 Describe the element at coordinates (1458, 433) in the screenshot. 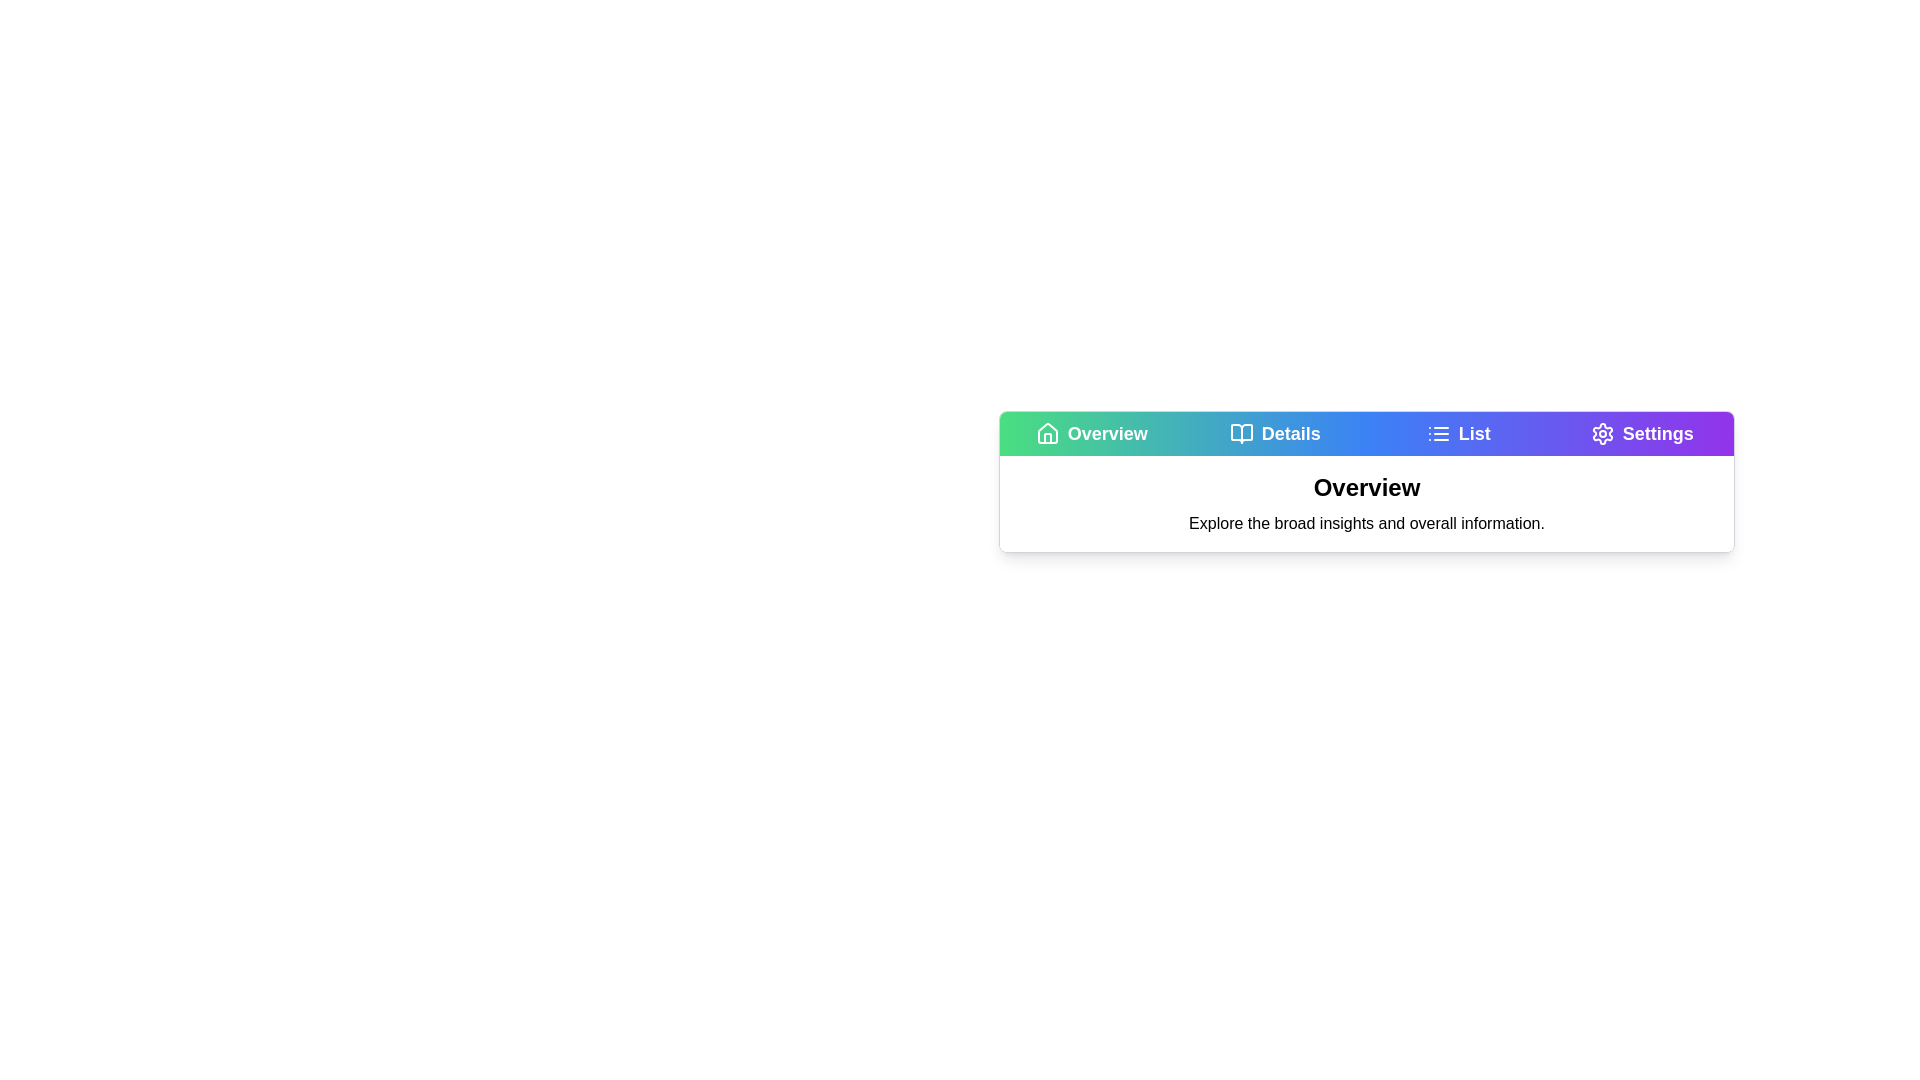

I see `the 'List' button` at that location.